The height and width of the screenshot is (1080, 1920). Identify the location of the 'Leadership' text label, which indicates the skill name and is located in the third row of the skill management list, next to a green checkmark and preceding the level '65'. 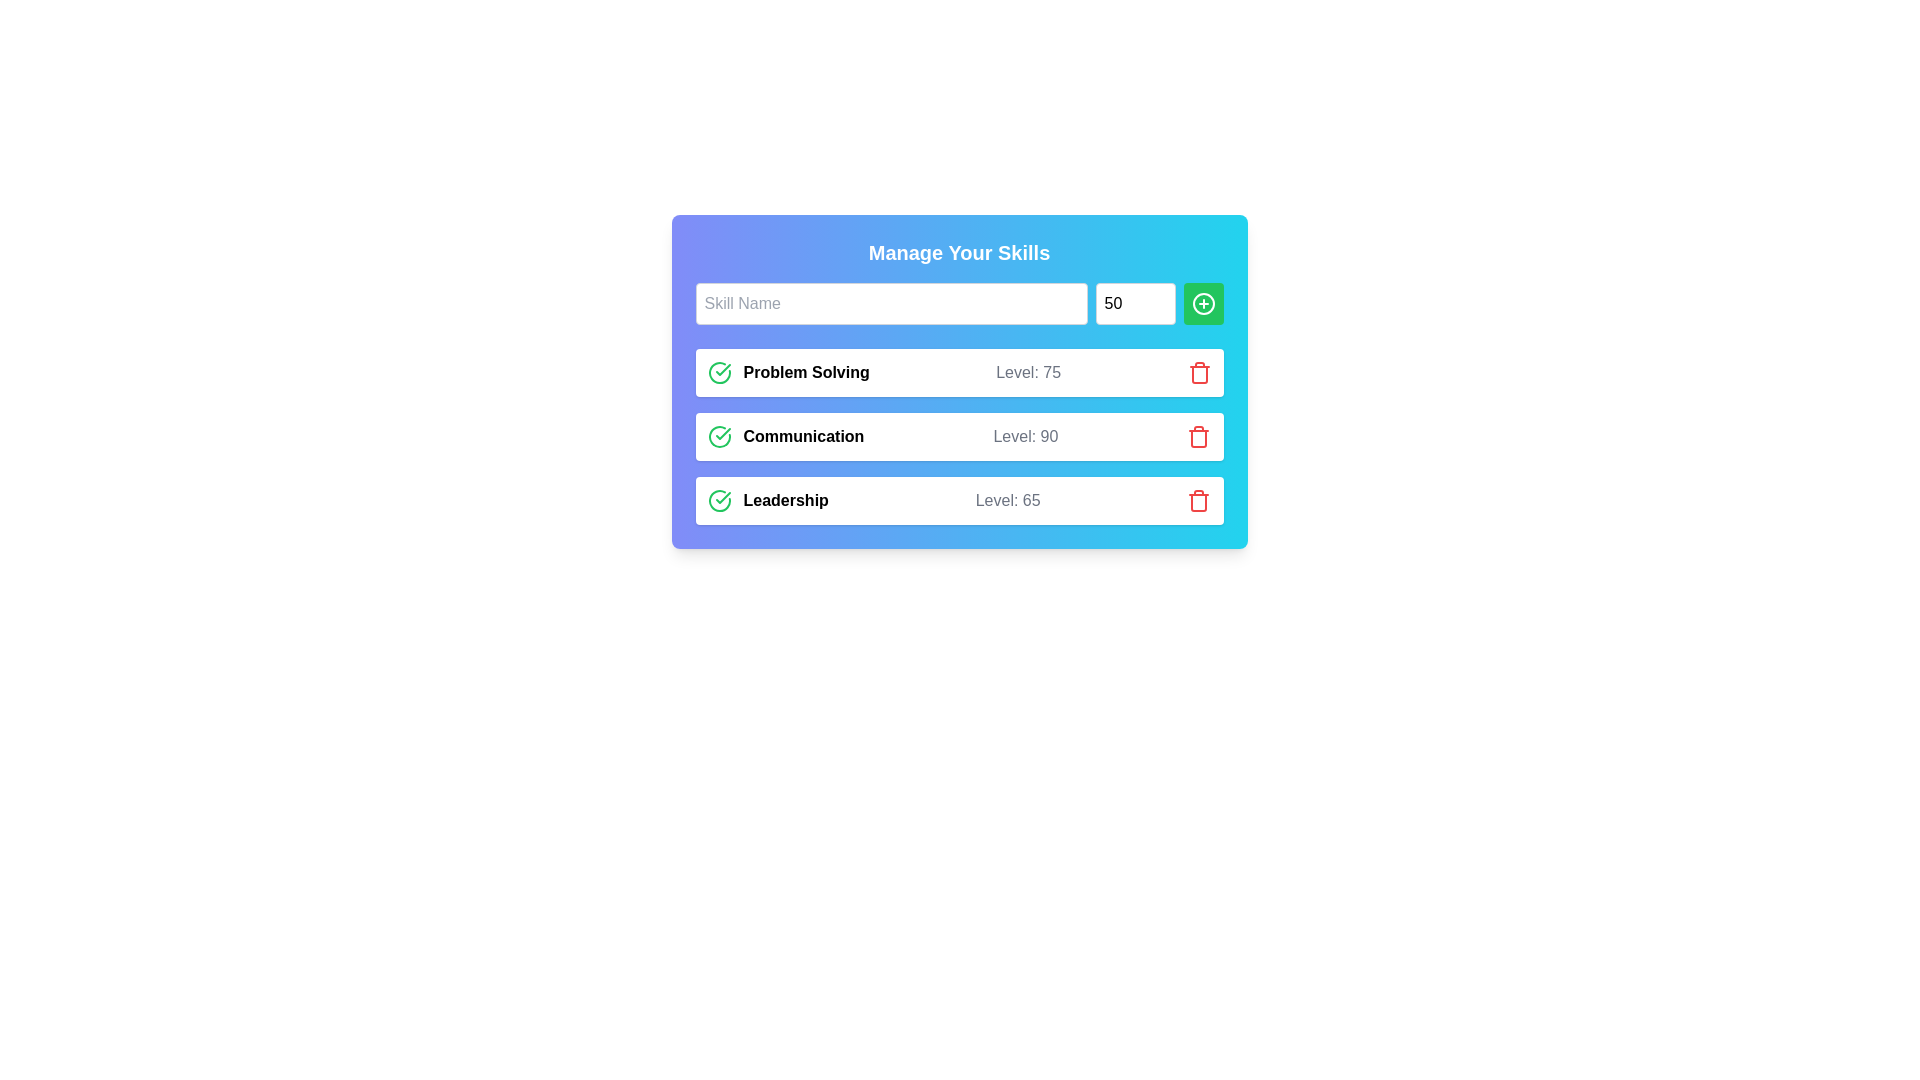
(785, 500).